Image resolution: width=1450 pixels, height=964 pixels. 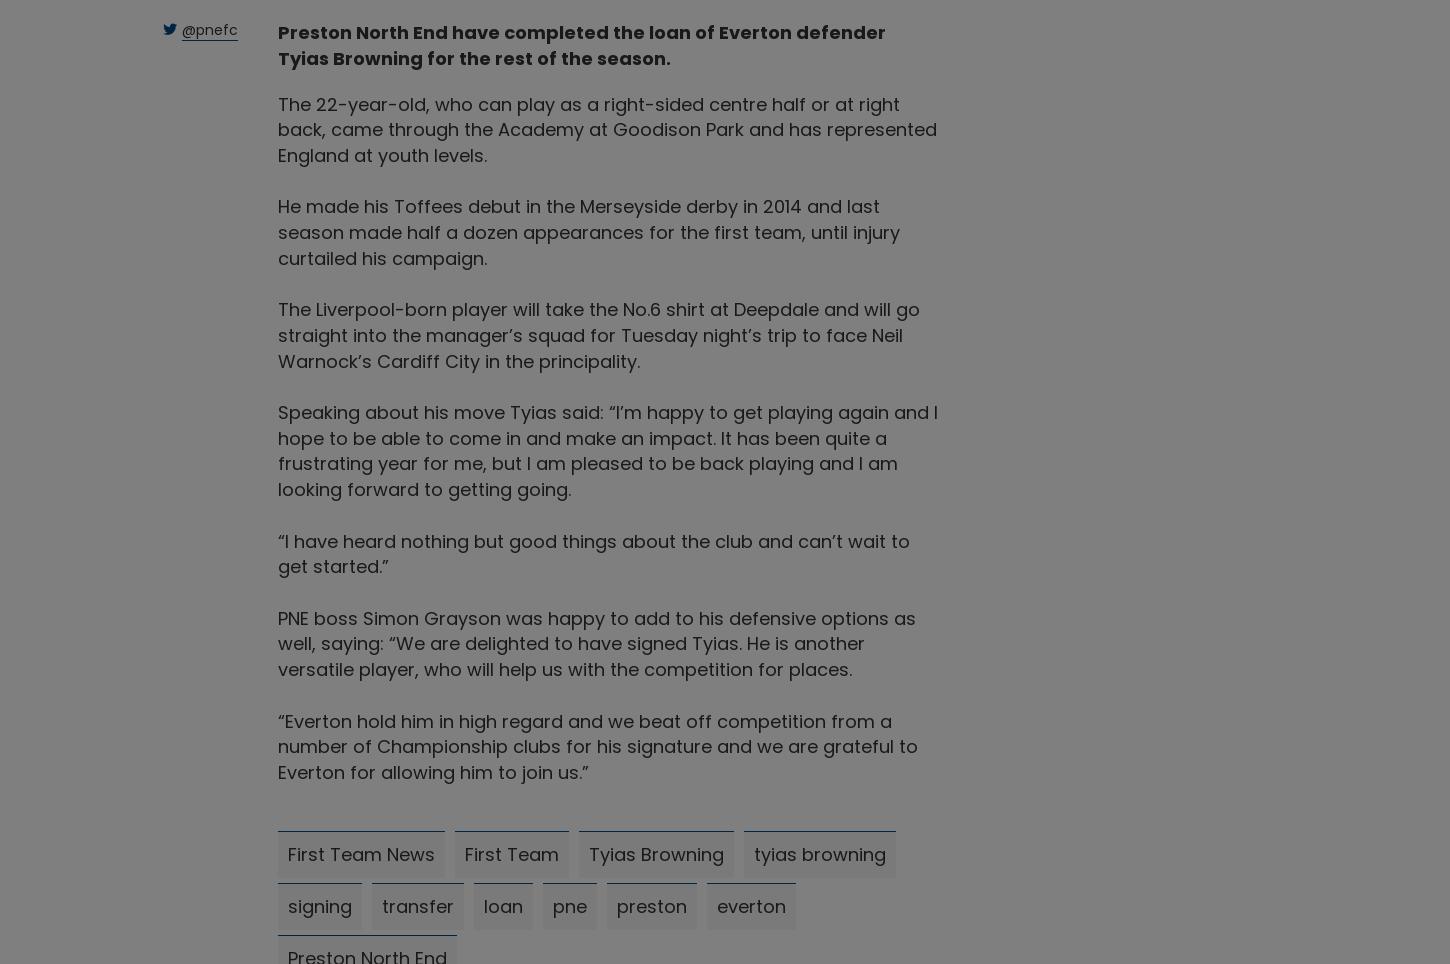 What do you see at coordinates (588, 232) in the screenshot?
I see `'He made his Toffees debut in the Merseyside derby in 2014 and last season made half a dozen appearances for the first team, until injury curtailed his campaign.'` at bounding box center [588, 232].